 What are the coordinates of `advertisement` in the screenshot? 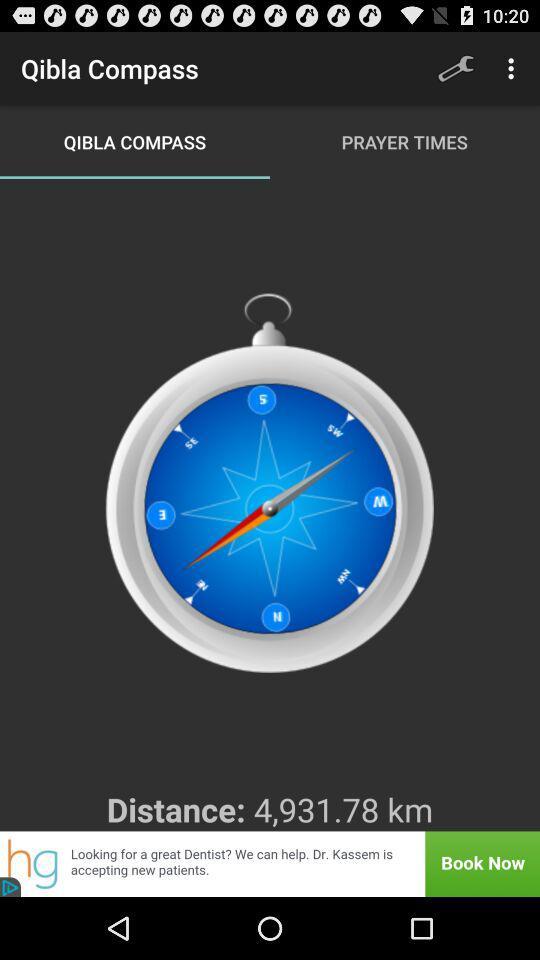 It's located at (270, 863).